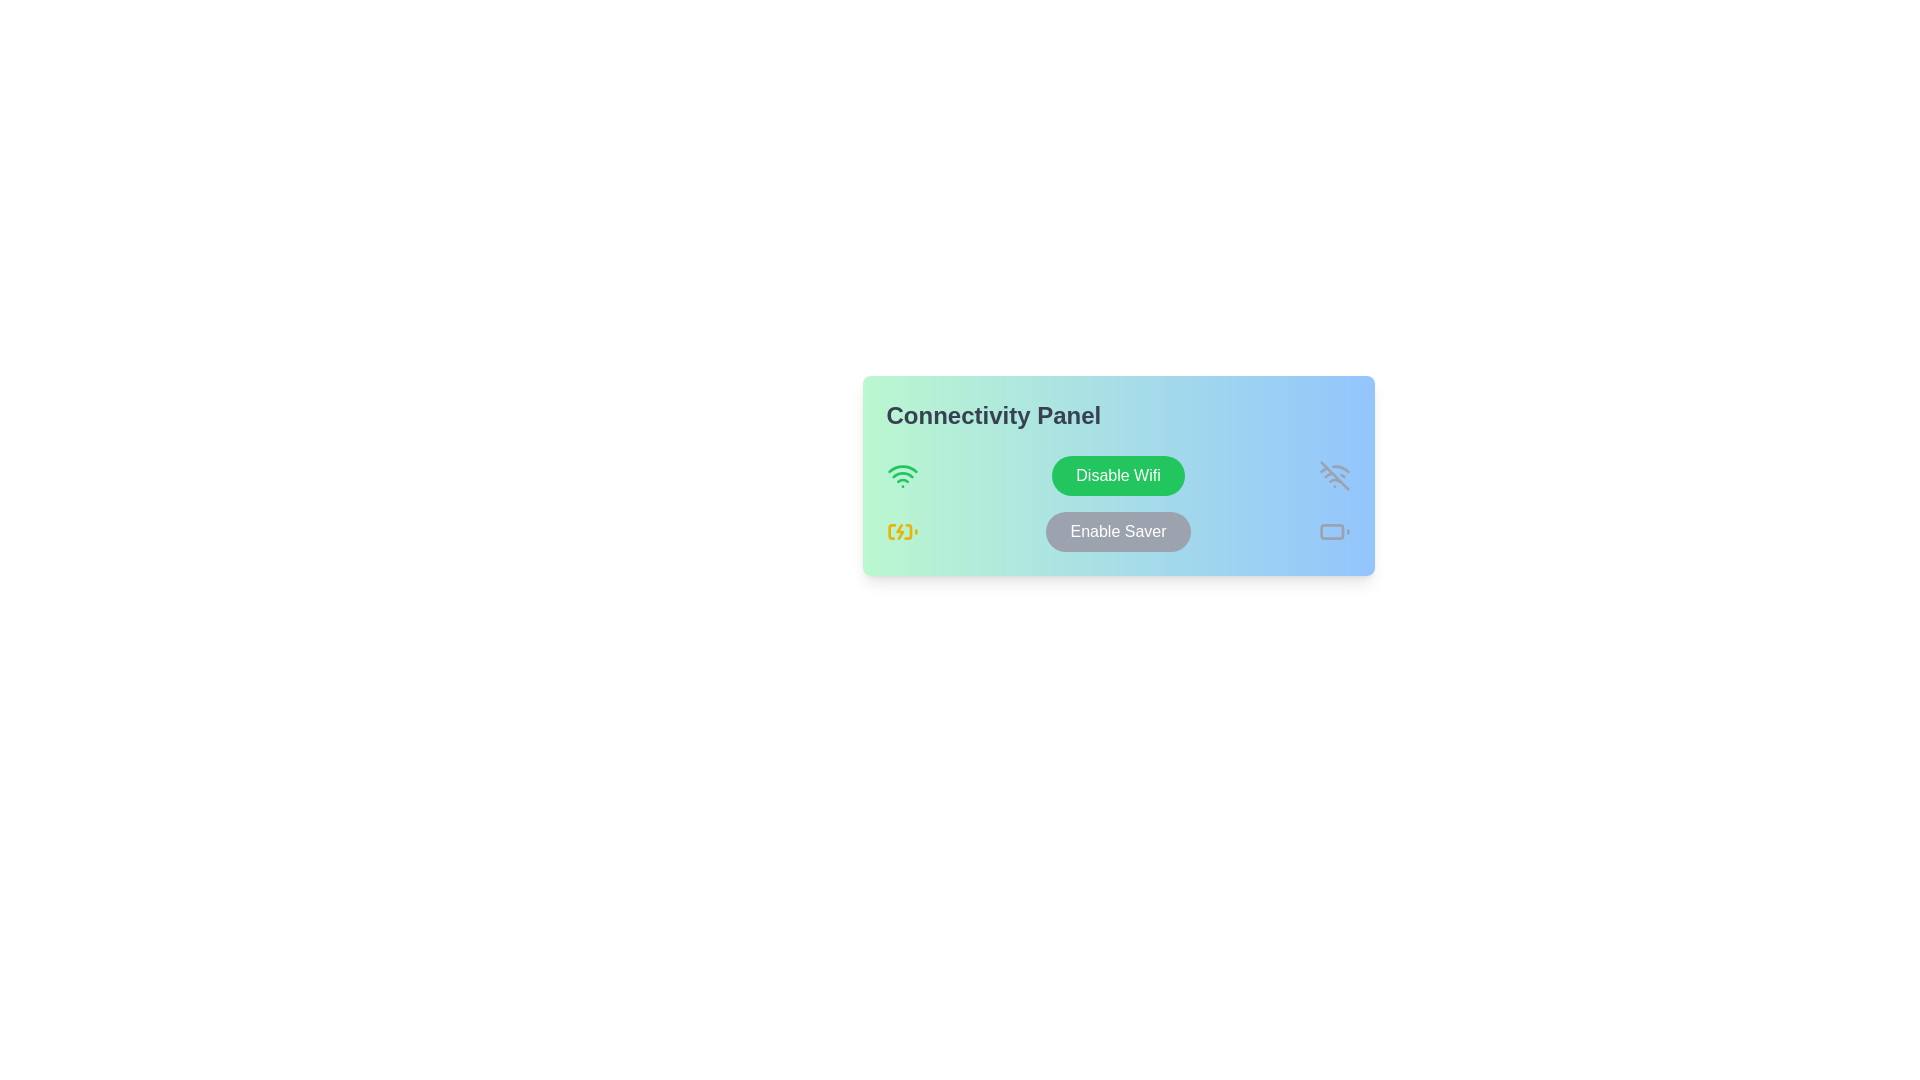 The image size is (1920, 1080). What do you see at coordinates (901, 475) in the screenshot?
I see `the Wi-Fi connectivity status icon located in the 'Connectivity Panel' at the top-left section, beside the 'Disable Wifi' button` at bounding box center [901, 475].